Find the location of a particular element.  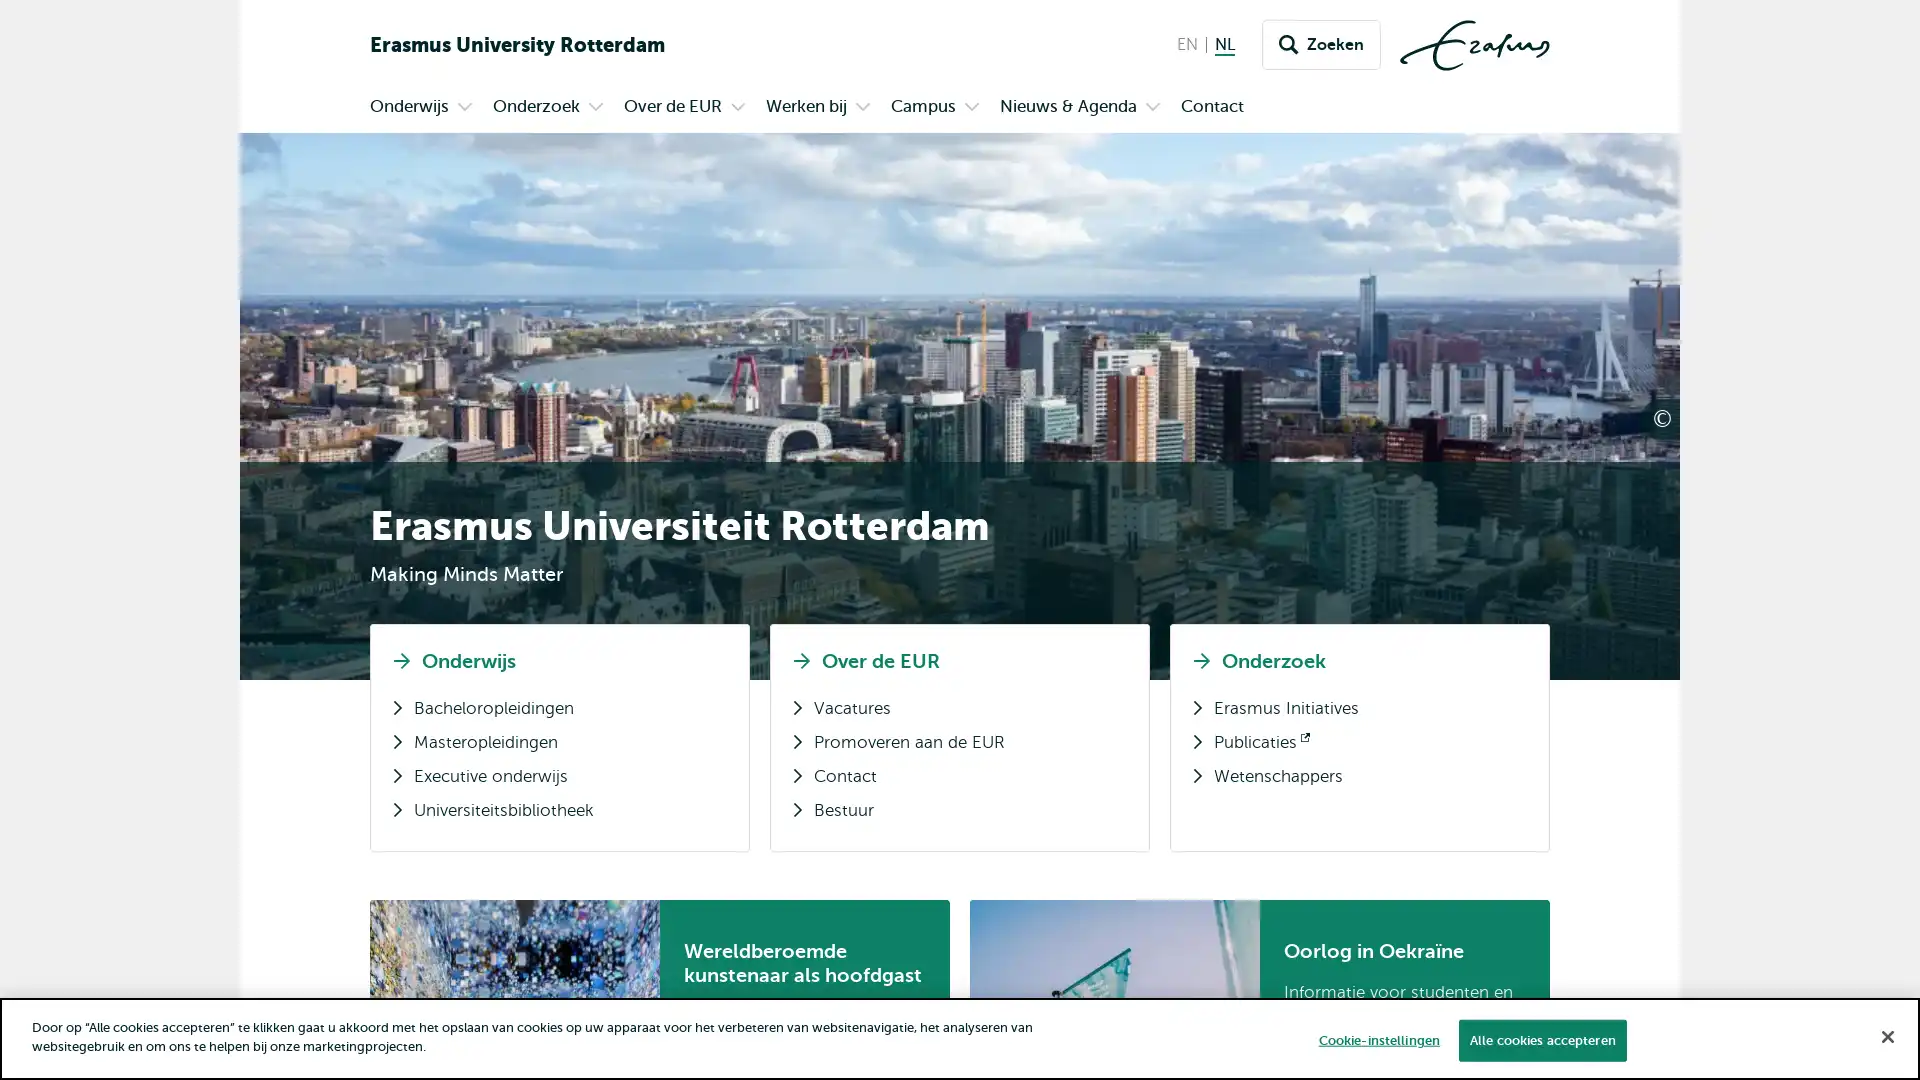

Sluiten is located at coordinates (1886, 1035).